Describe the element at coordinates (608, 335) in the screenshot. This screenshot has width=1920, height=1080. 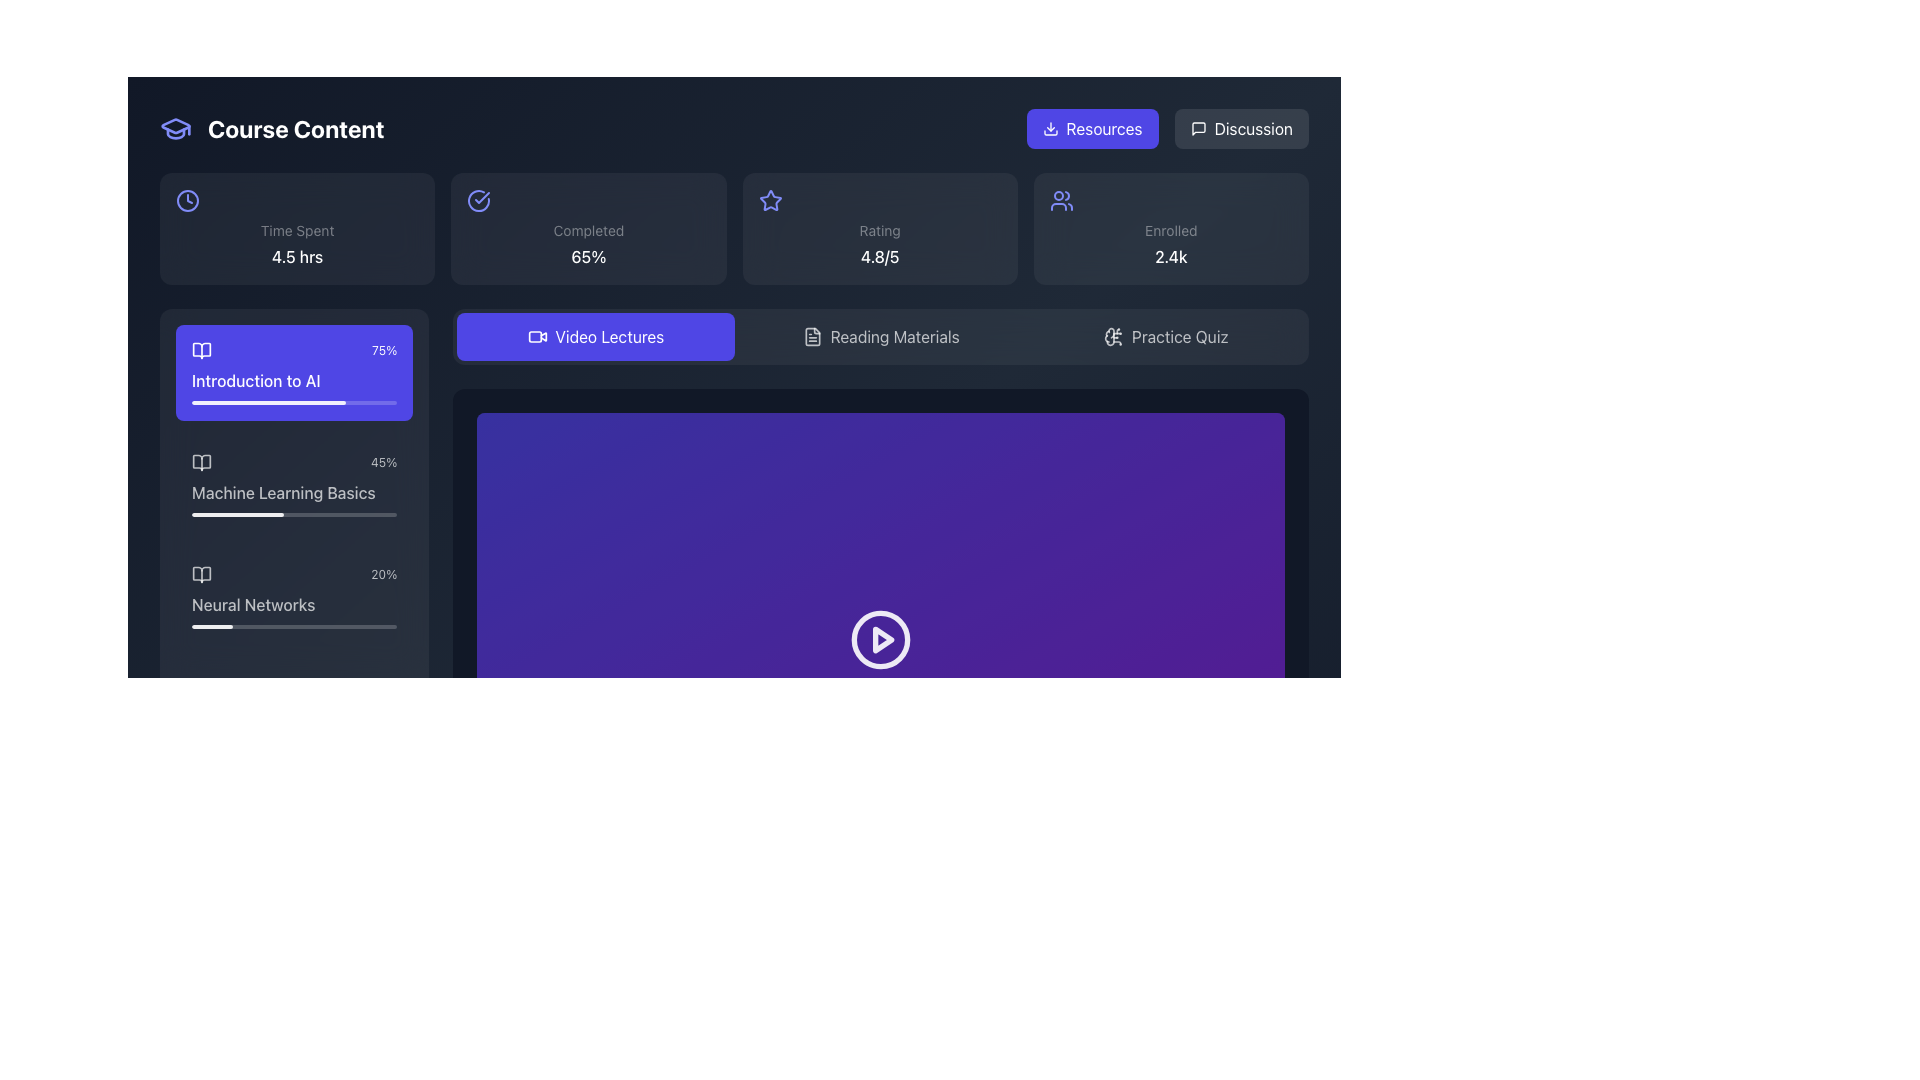
I see `the 'Video Lectures' text label` at that location.